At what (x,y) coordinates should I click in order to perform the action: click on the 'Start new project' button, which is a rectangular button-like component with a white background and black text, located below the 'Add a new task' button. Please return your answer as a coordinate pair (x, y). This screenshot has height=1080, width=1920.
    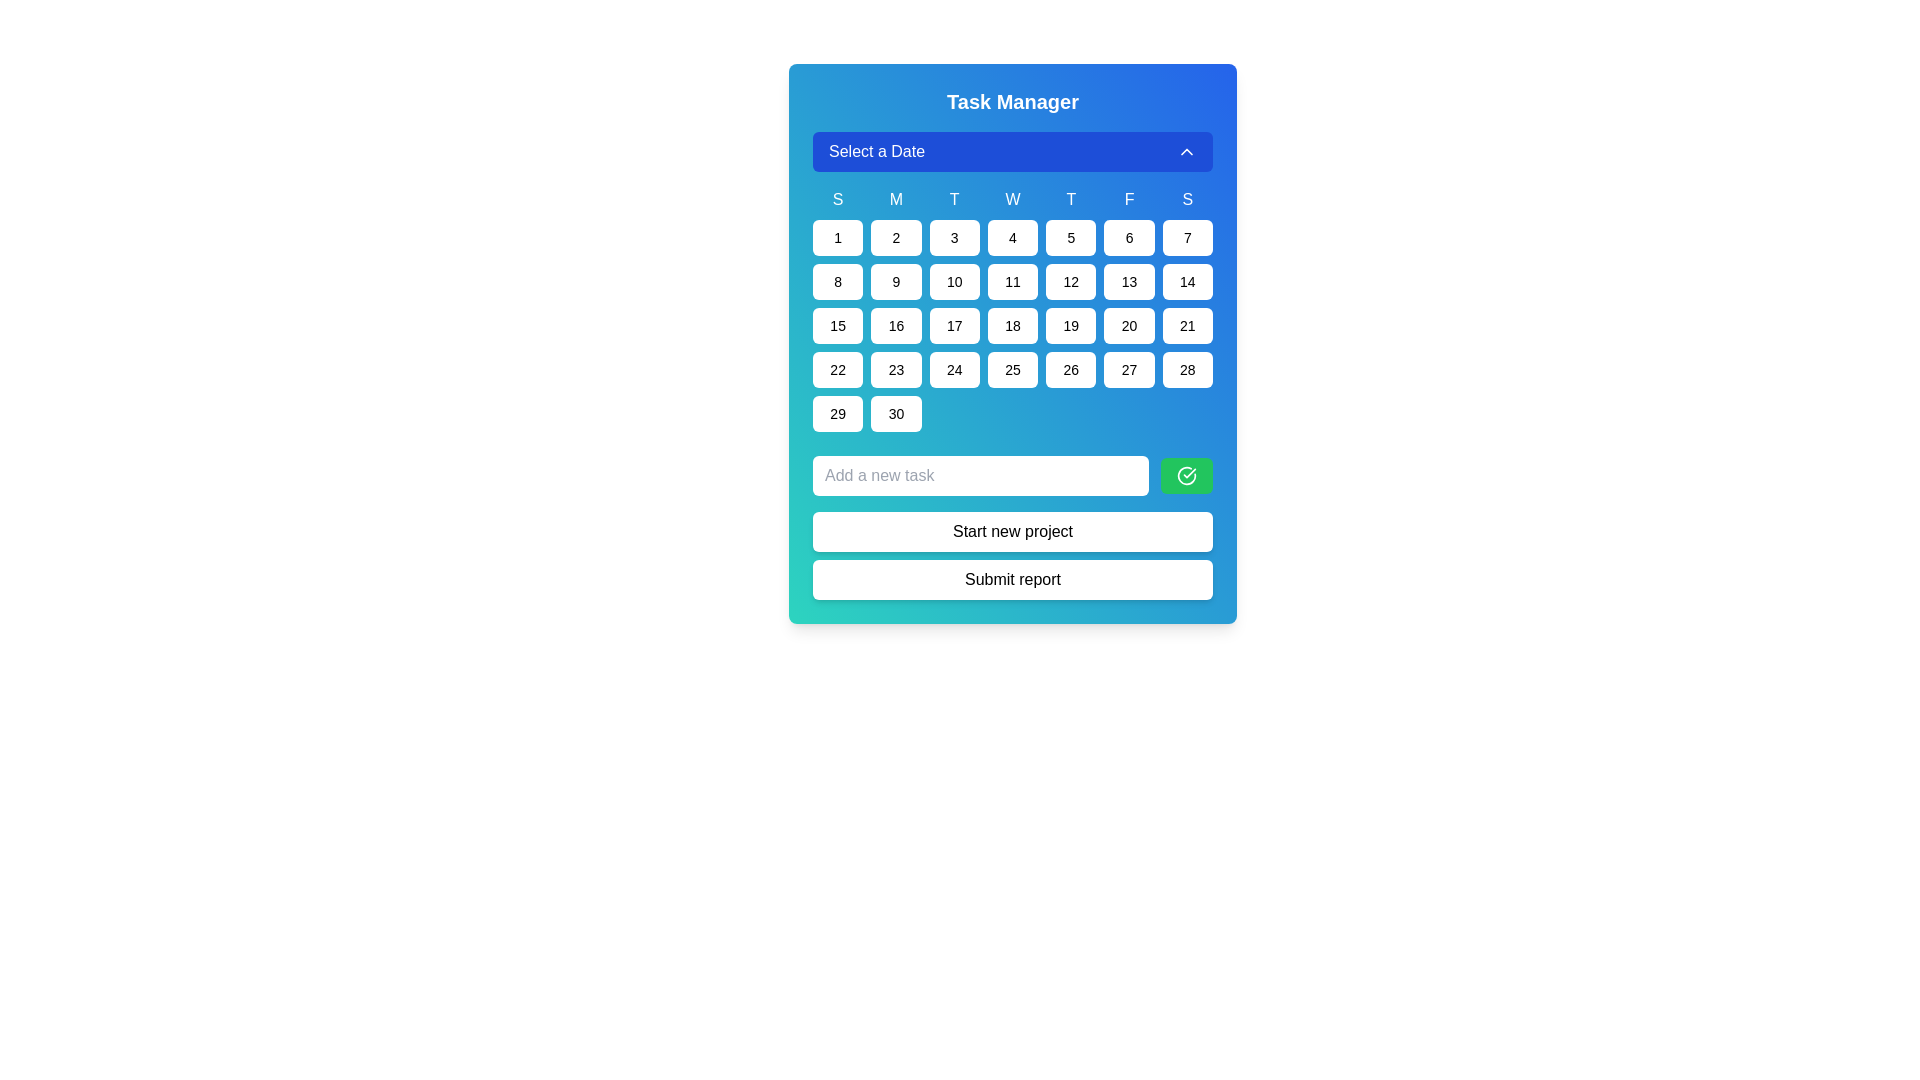
    Looking at the image, I should click on (1012, 527).